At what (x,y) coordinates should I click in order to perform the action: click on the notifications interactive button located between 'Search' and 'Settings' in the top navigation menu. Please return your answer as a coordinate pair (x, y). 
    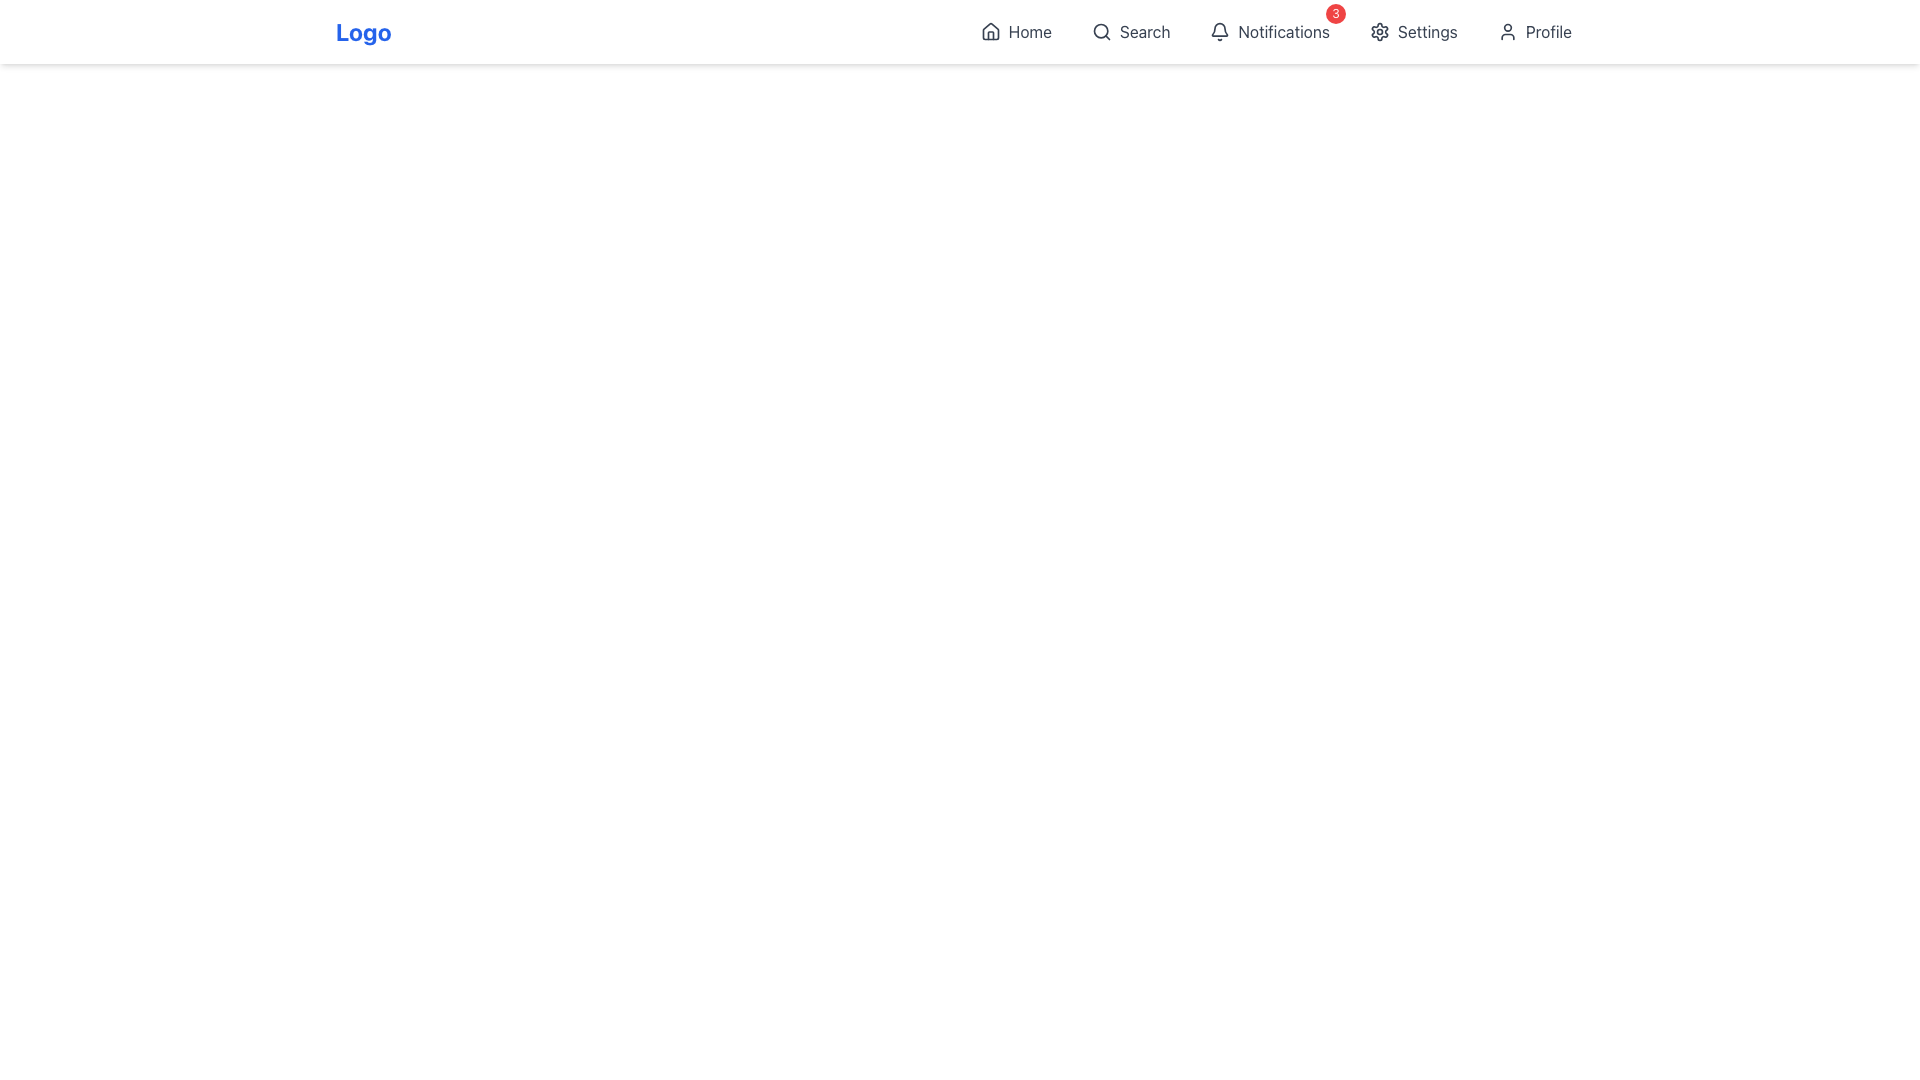
    Looking at the image, I should click on (1269, 31).